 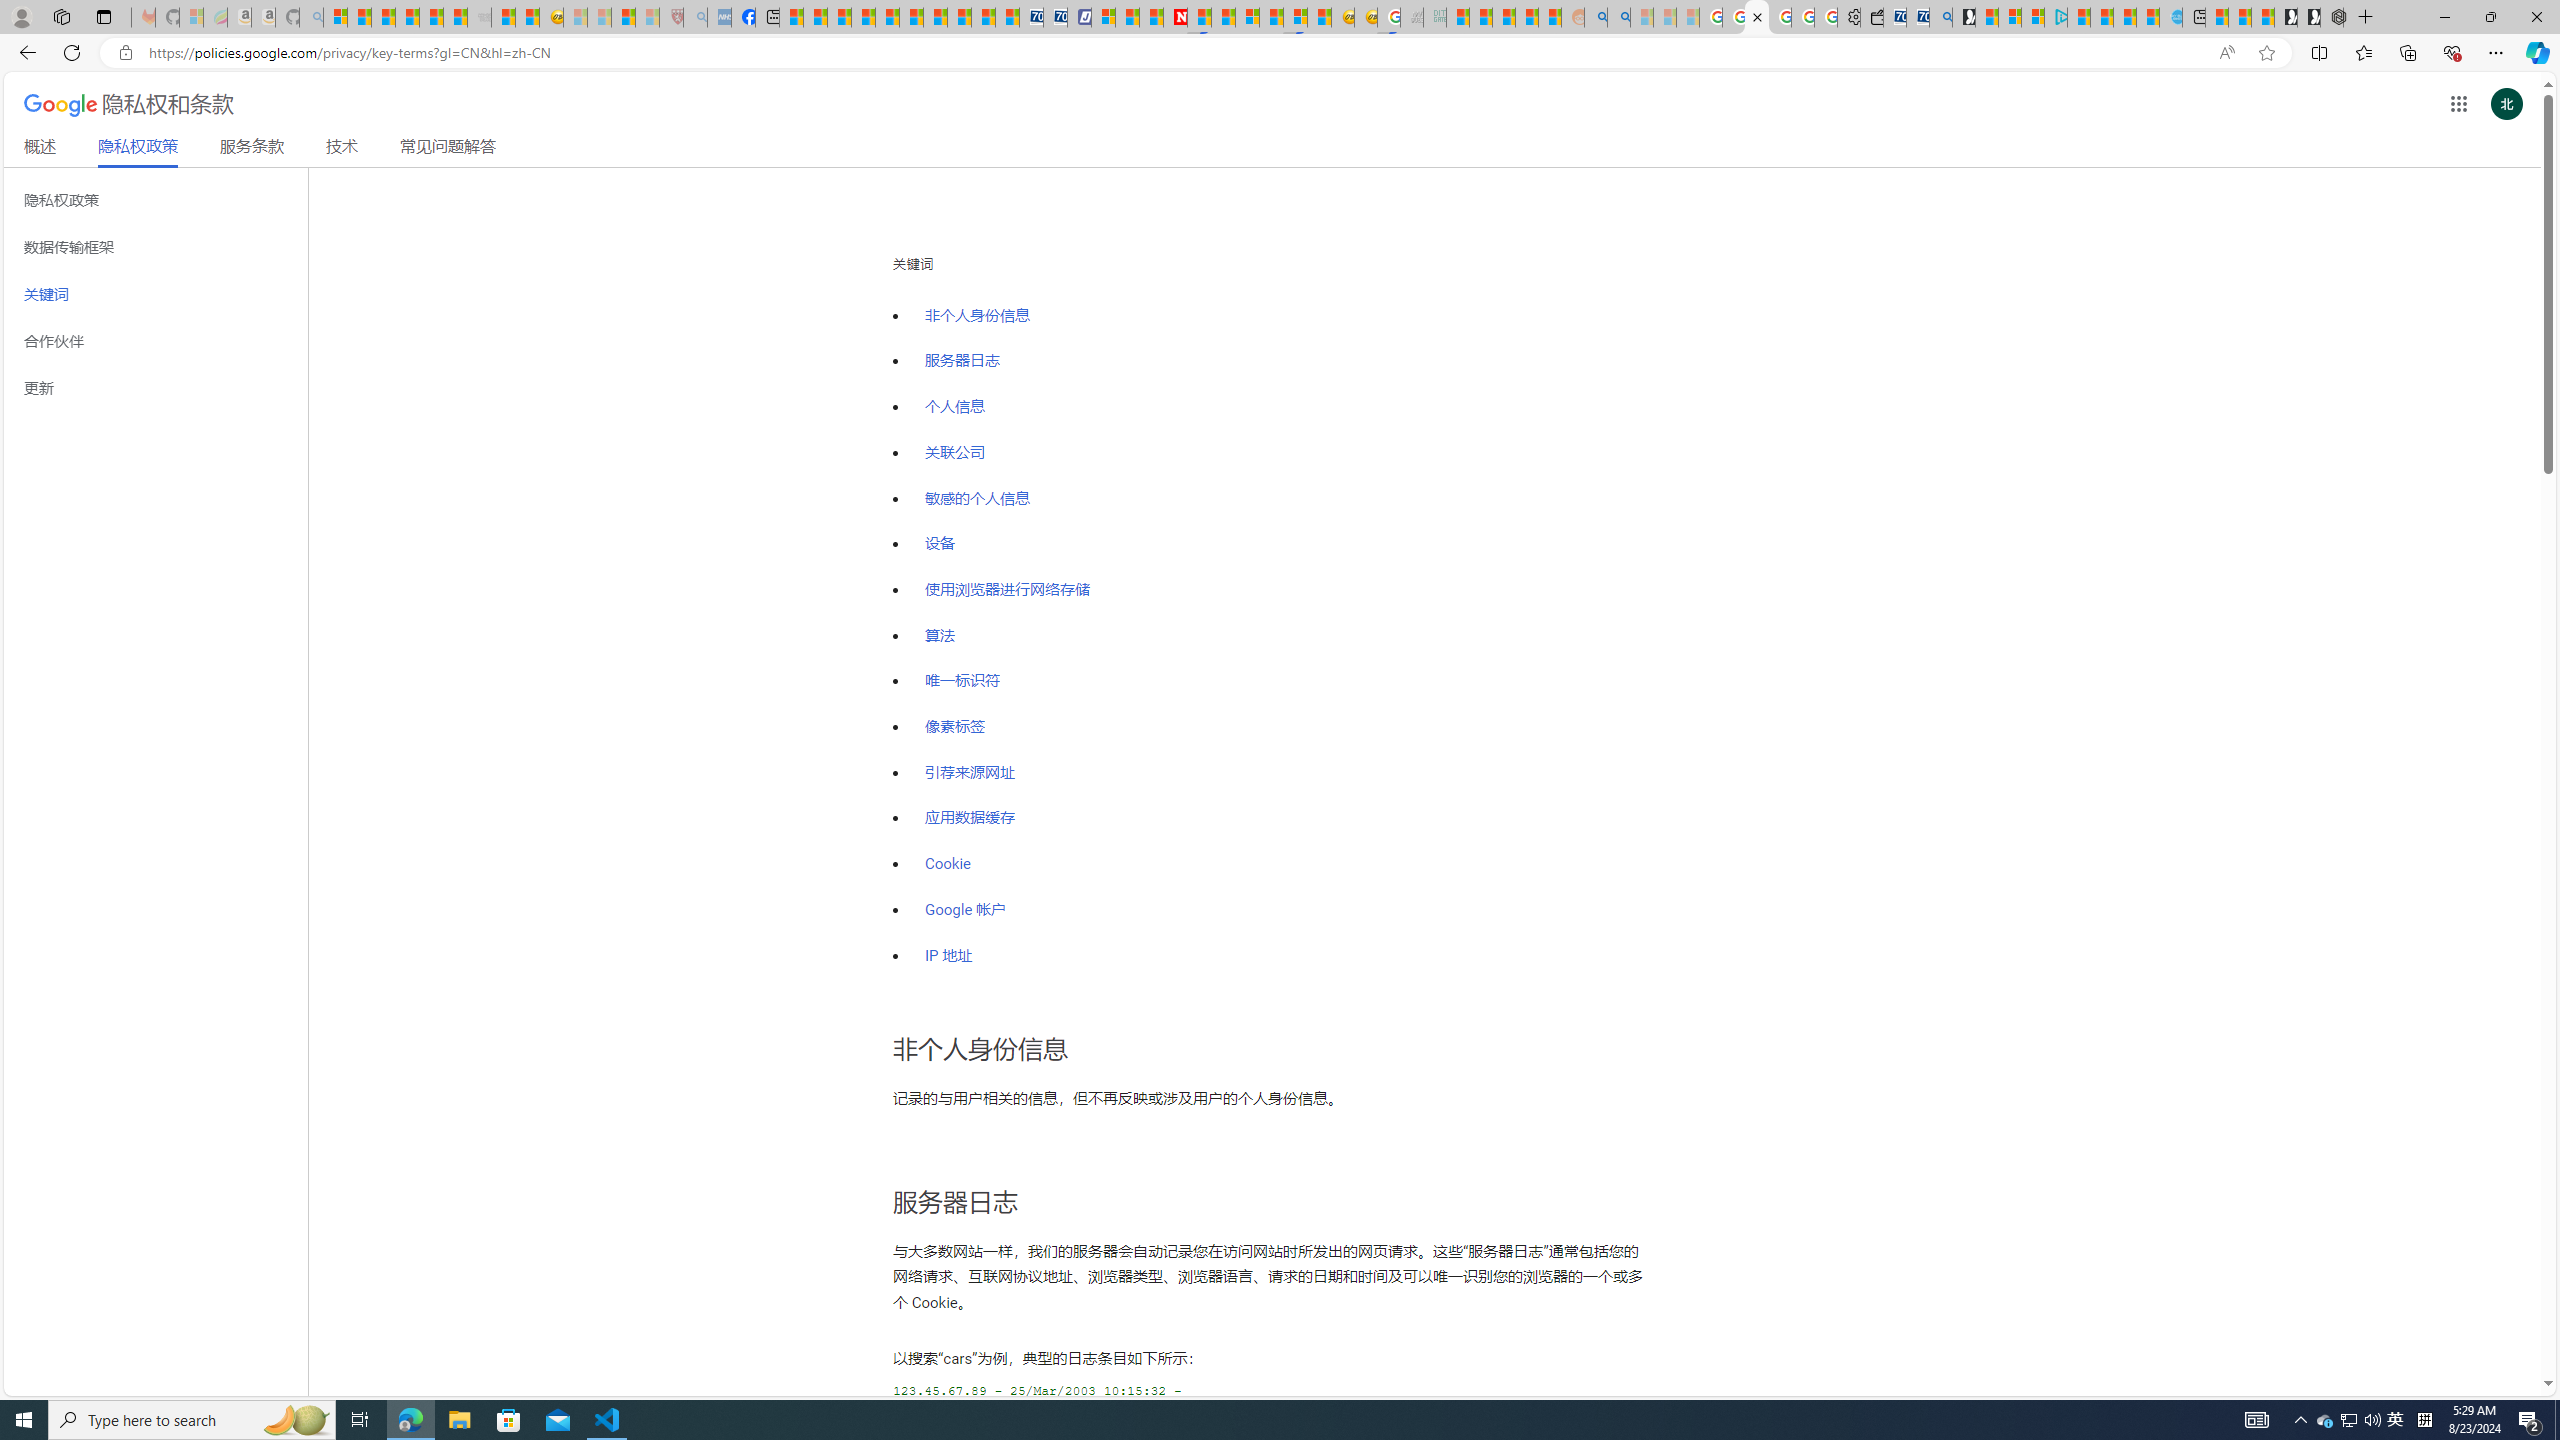 I want to click on '12 Popular Science Lies that Must be Corrected - Sleeping', so click(x=647, y=16).